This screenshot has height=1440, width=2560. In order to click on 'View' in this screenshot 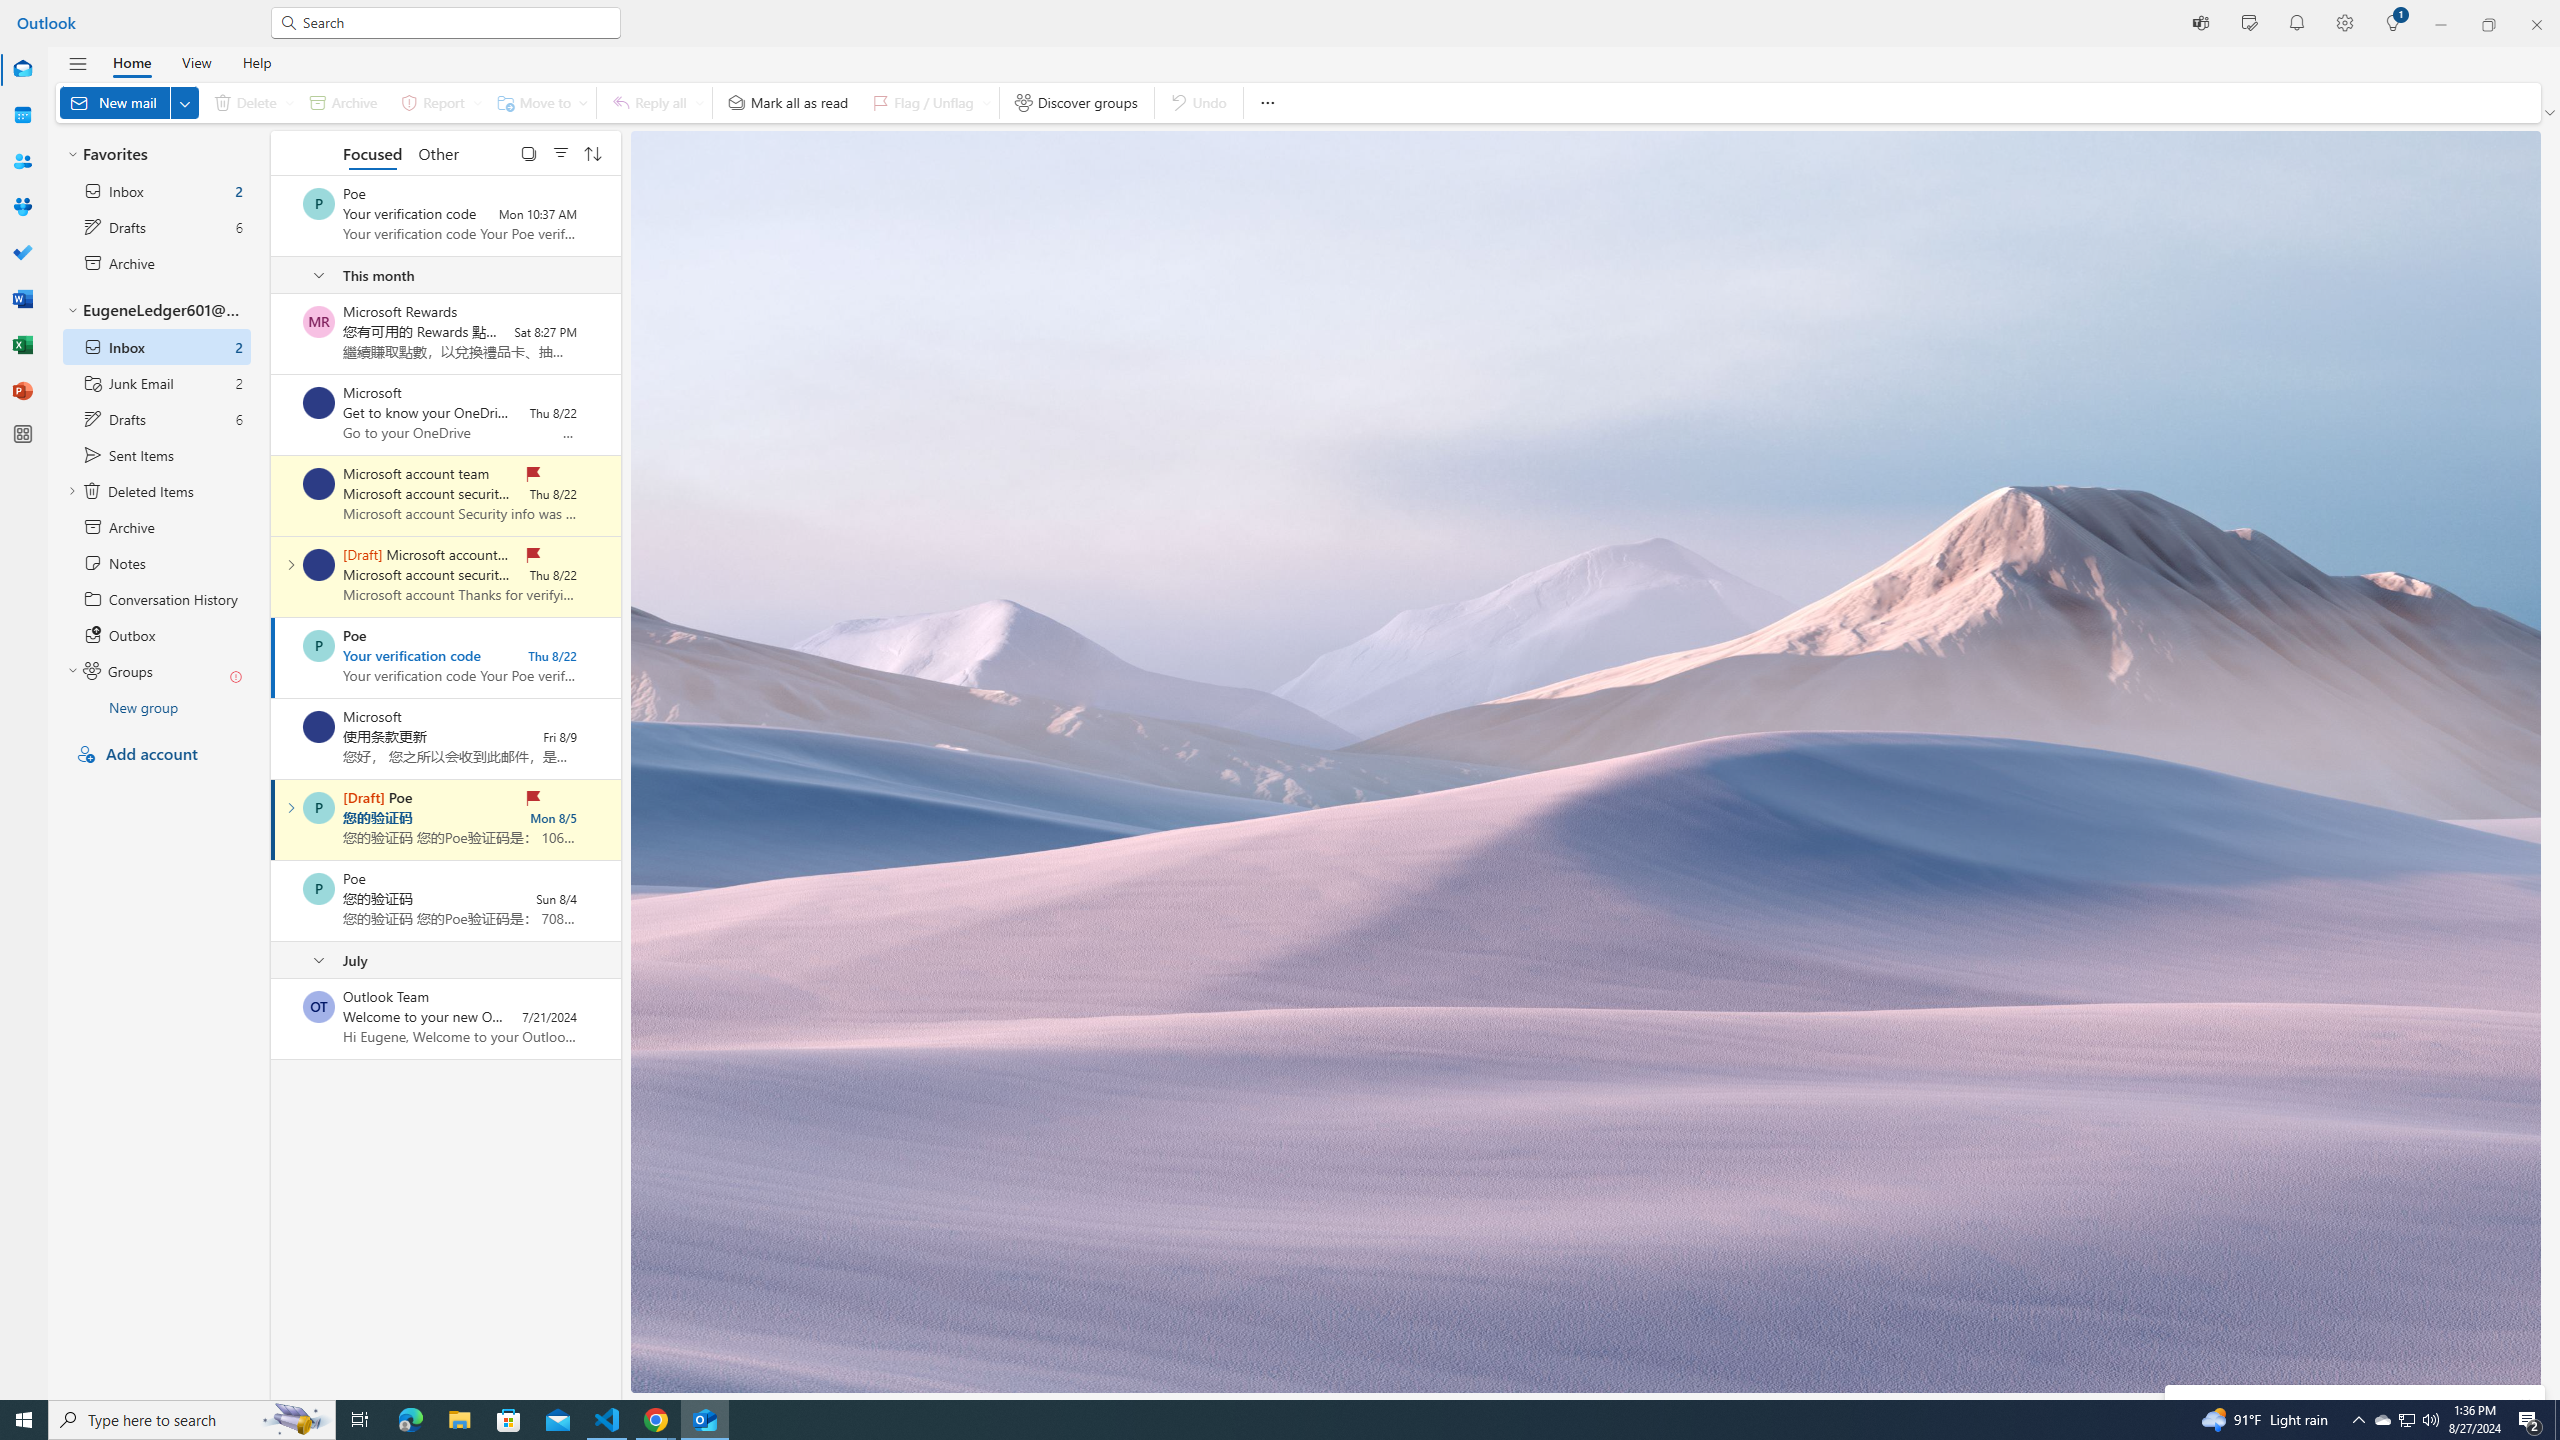, I will do `click(196, 61)`.